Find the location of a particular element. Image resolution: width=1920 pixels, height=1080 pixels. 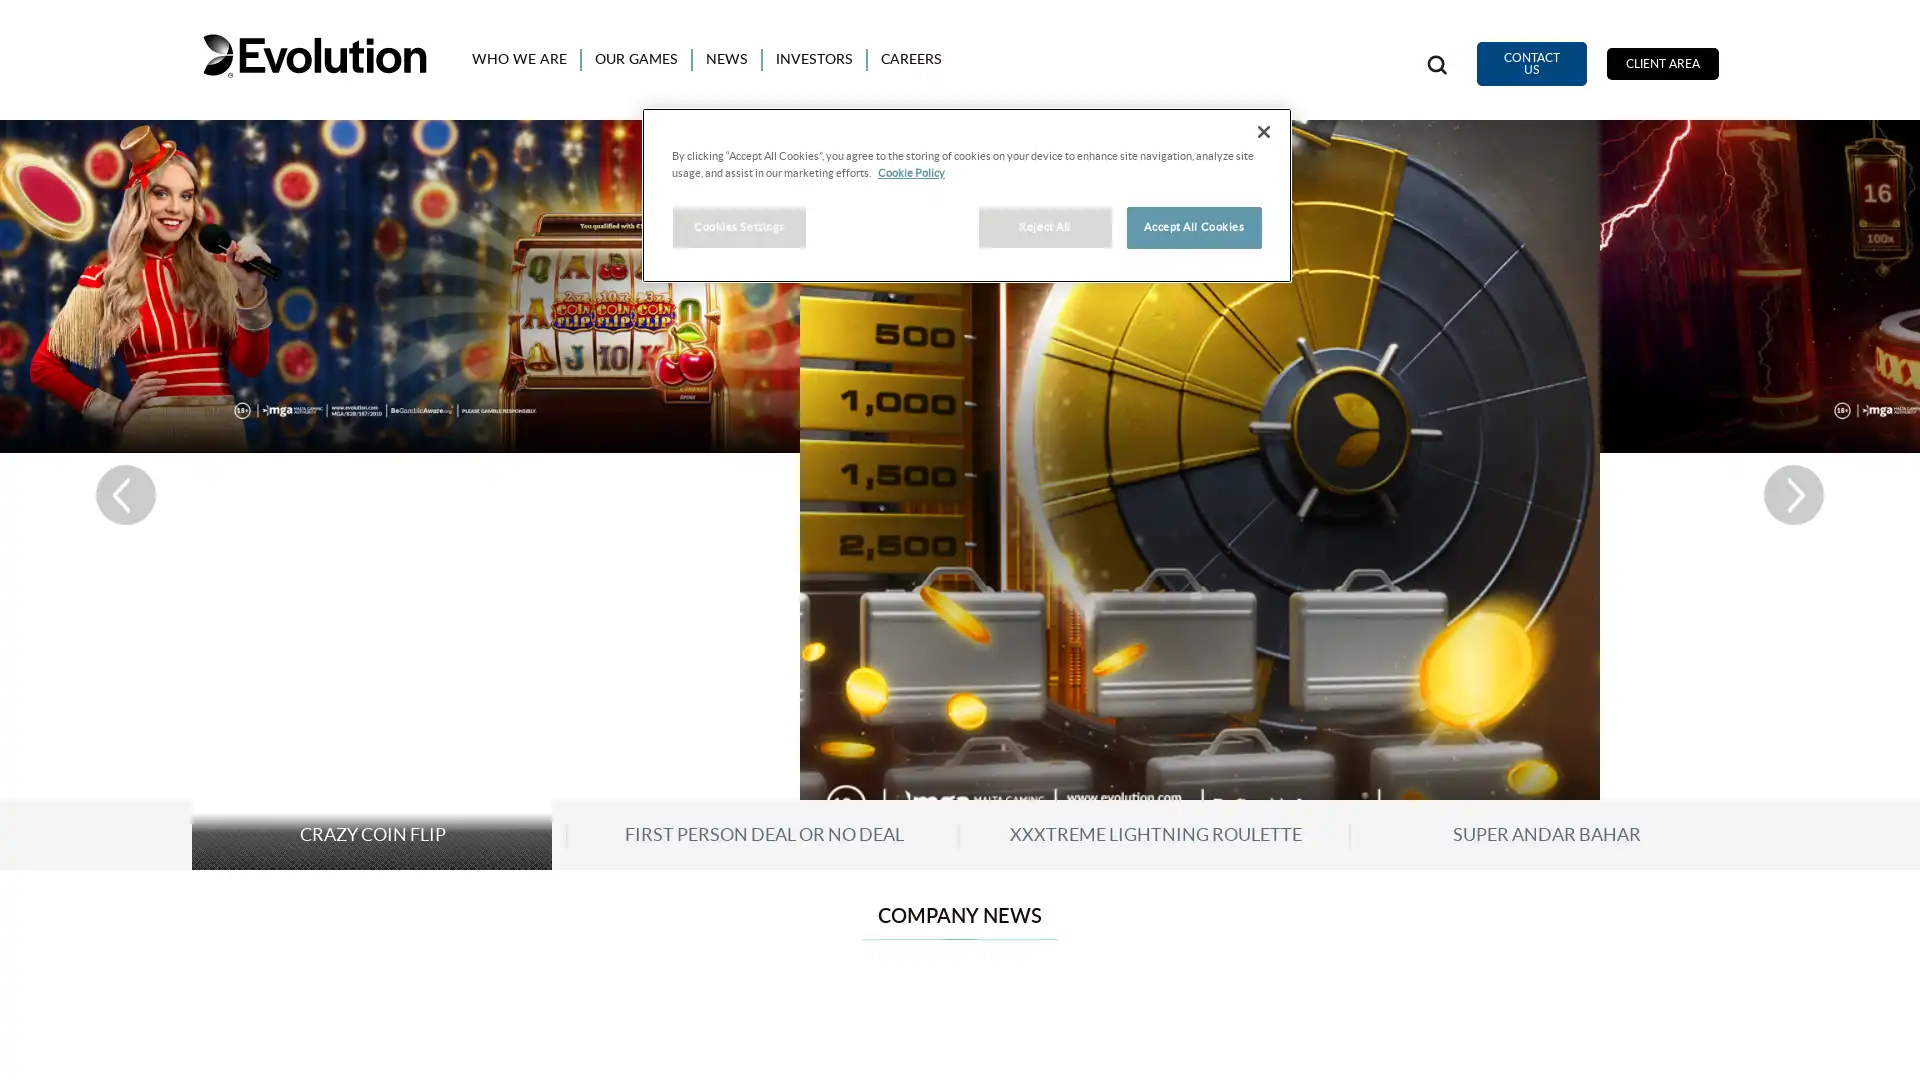

Cookies Settings is located at coordinates (738, 226).